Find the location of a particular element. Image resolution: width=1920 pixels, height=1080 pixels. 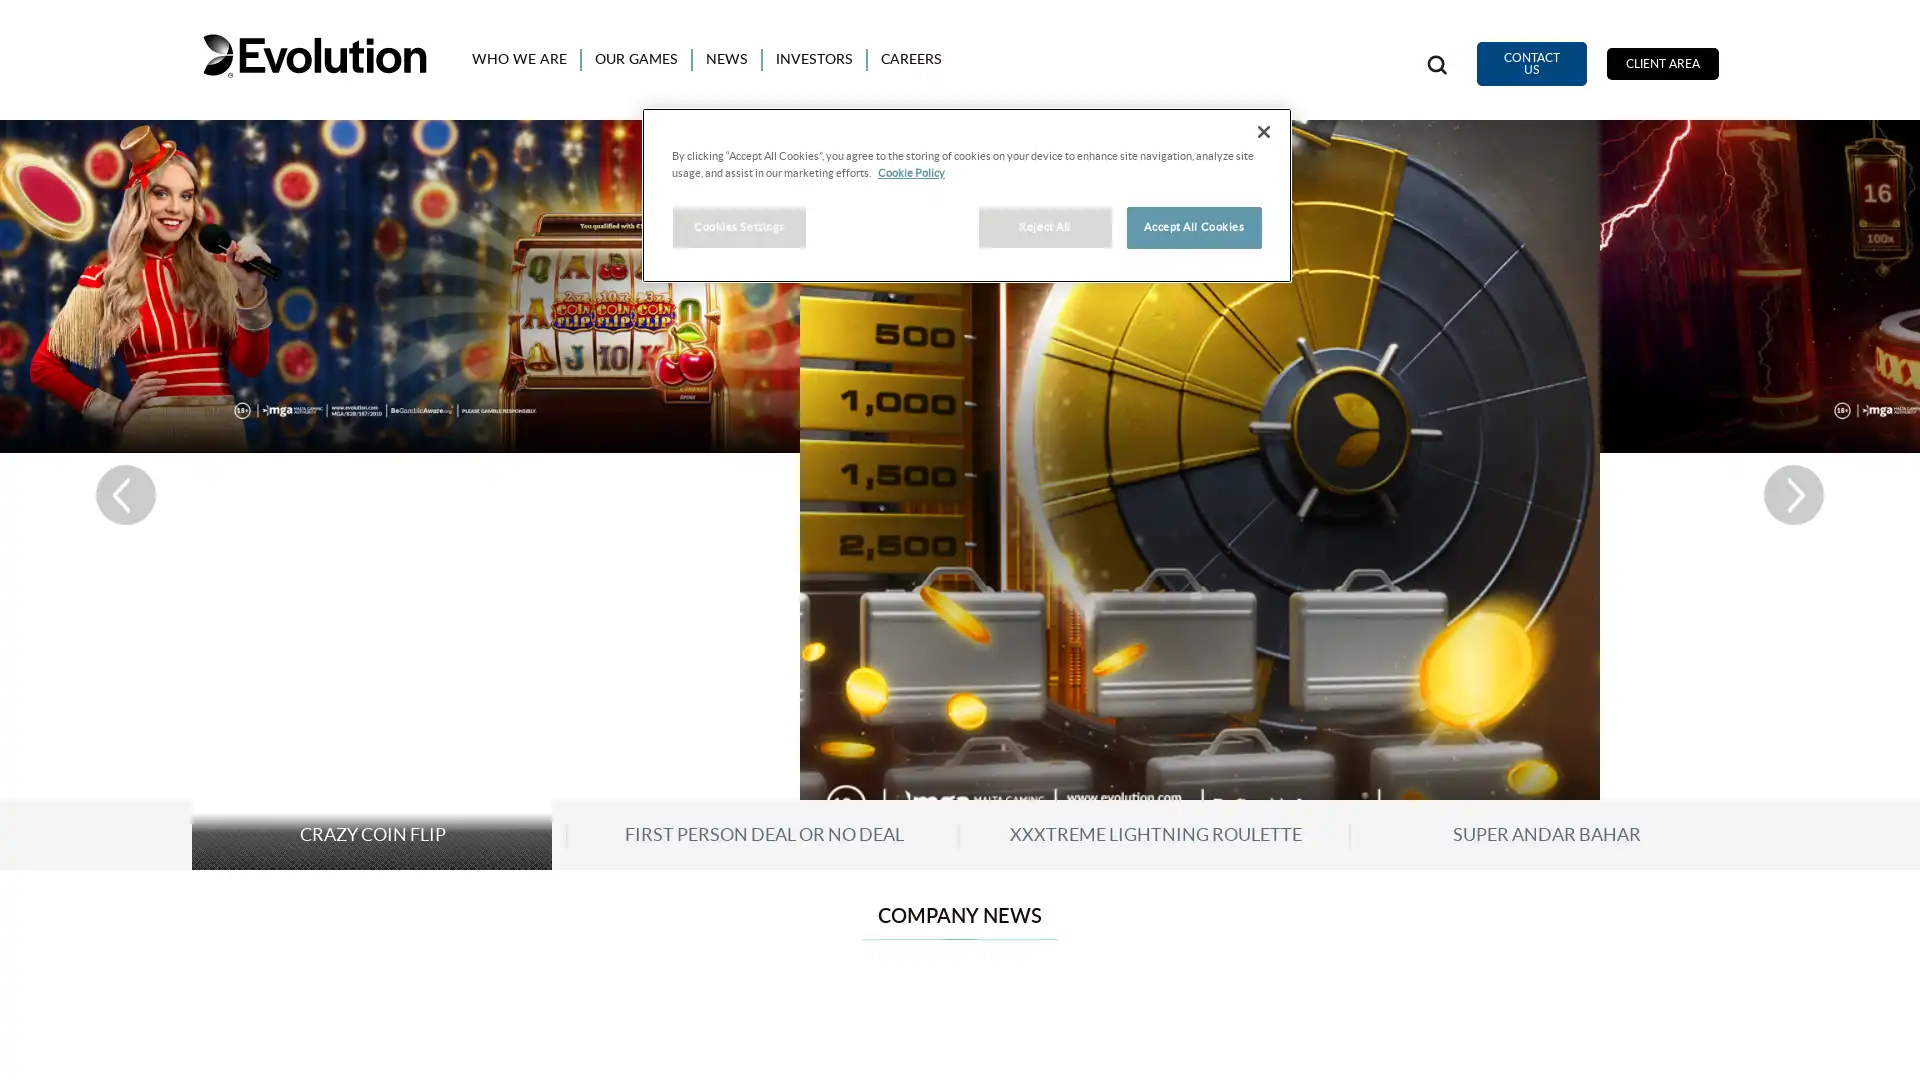

Cookies Settings is located at coordinates (738, 226).